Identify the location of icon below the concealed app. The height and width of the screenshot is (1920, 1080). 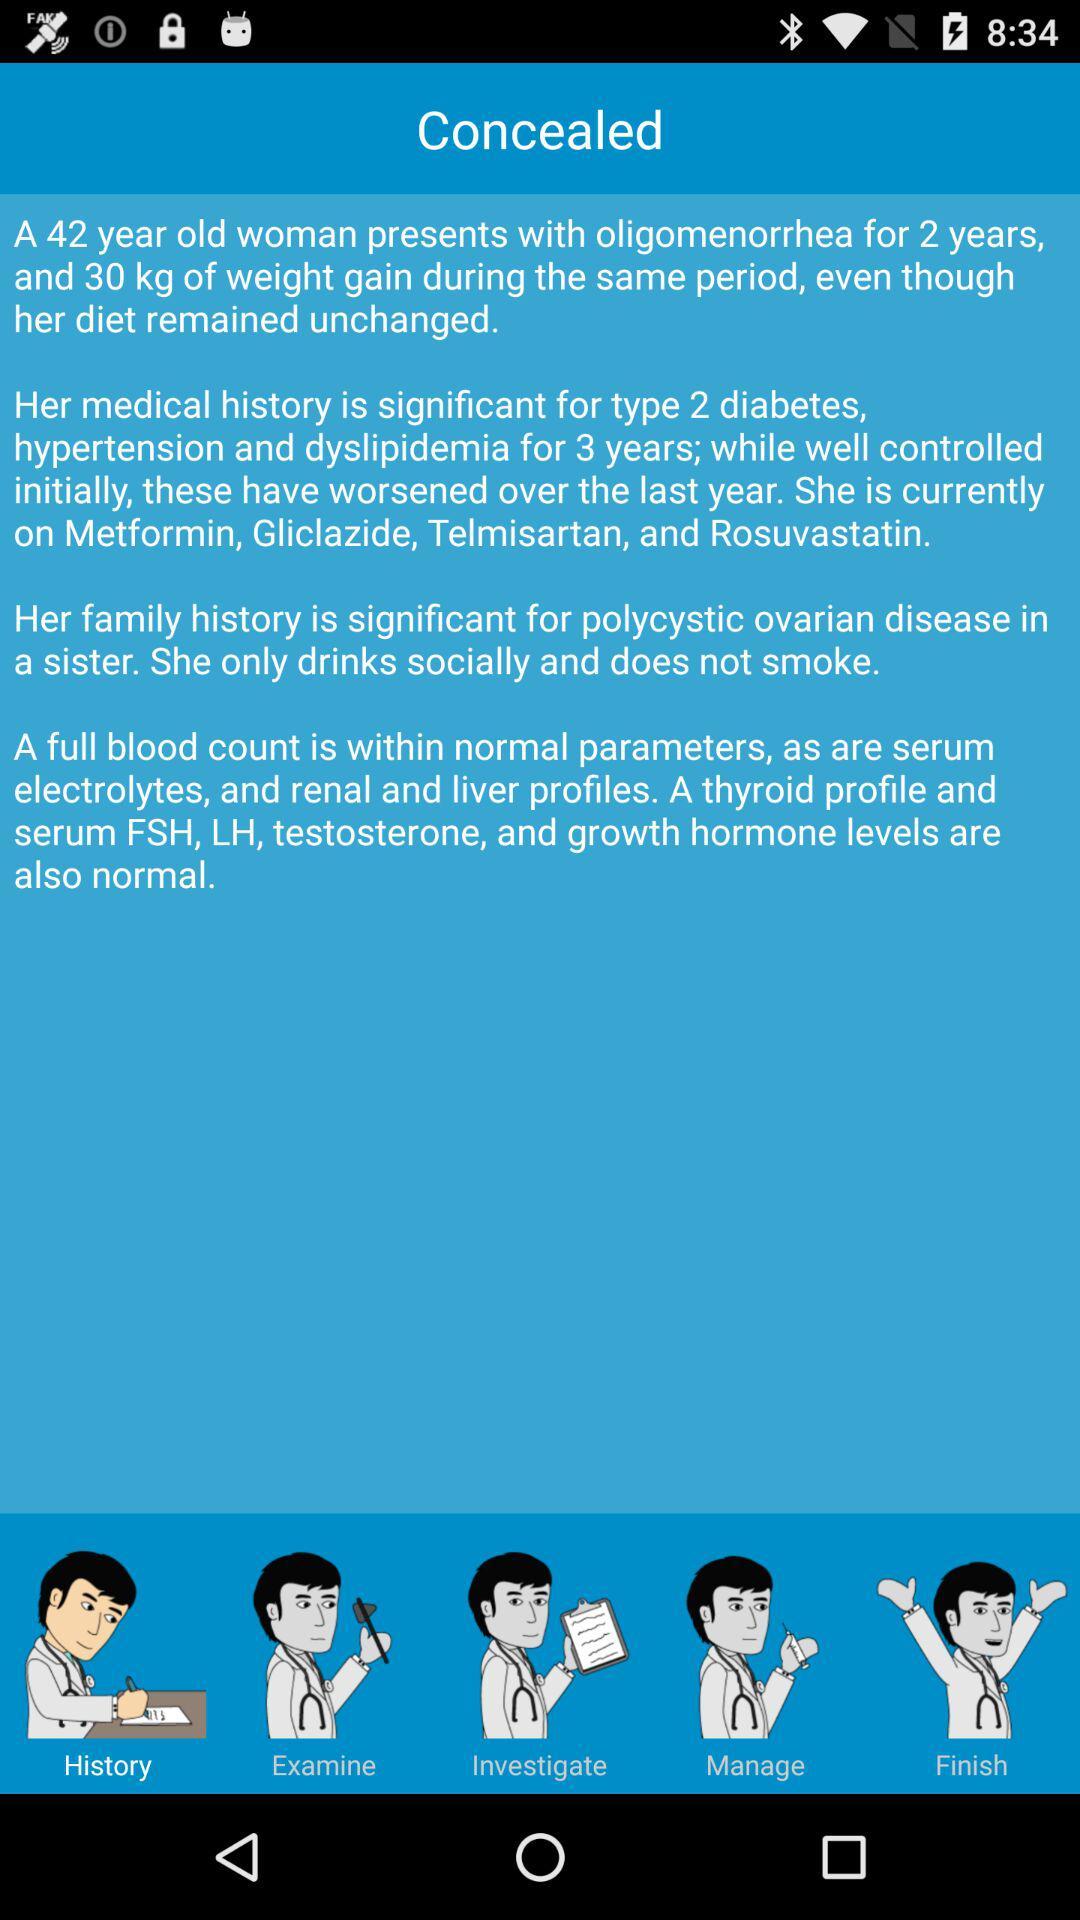
(540, 853).